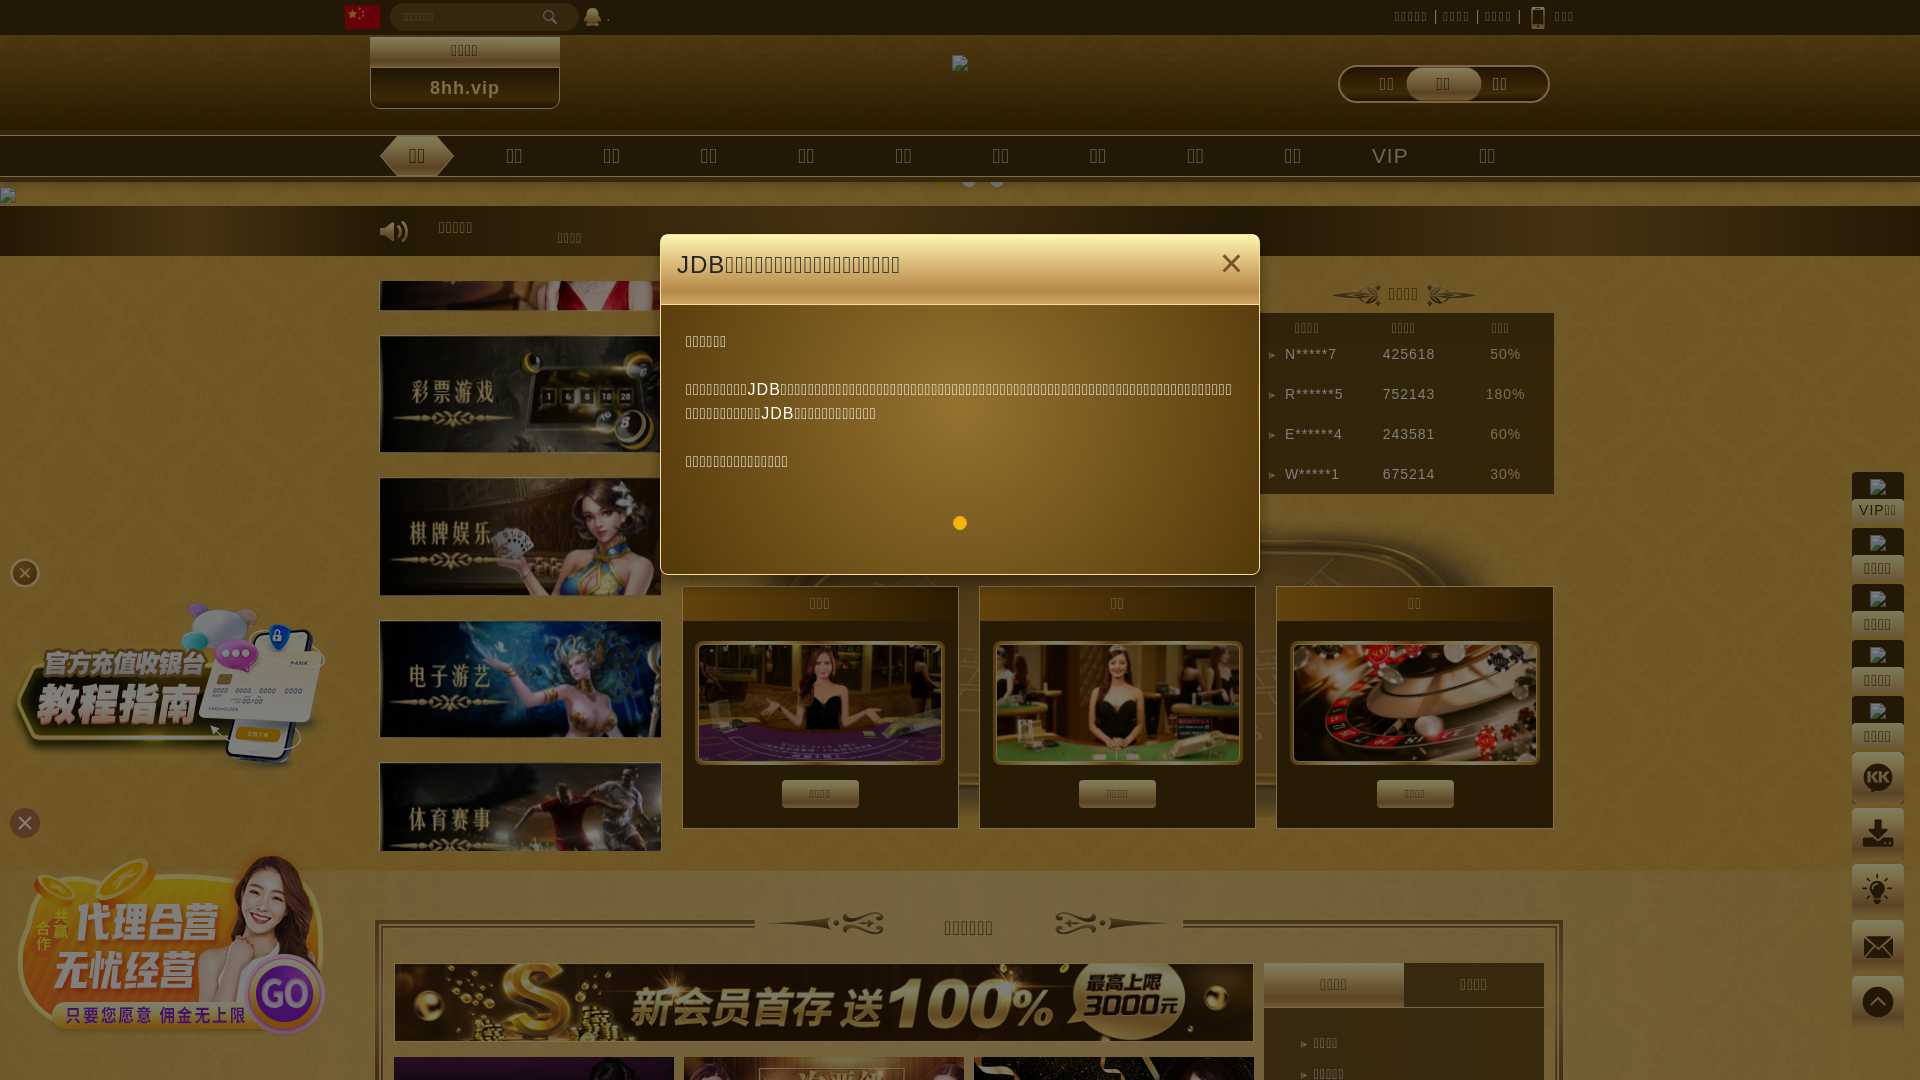 The image size is (1920, 1080). I want to click on 'VIP', so click(1389, 154).